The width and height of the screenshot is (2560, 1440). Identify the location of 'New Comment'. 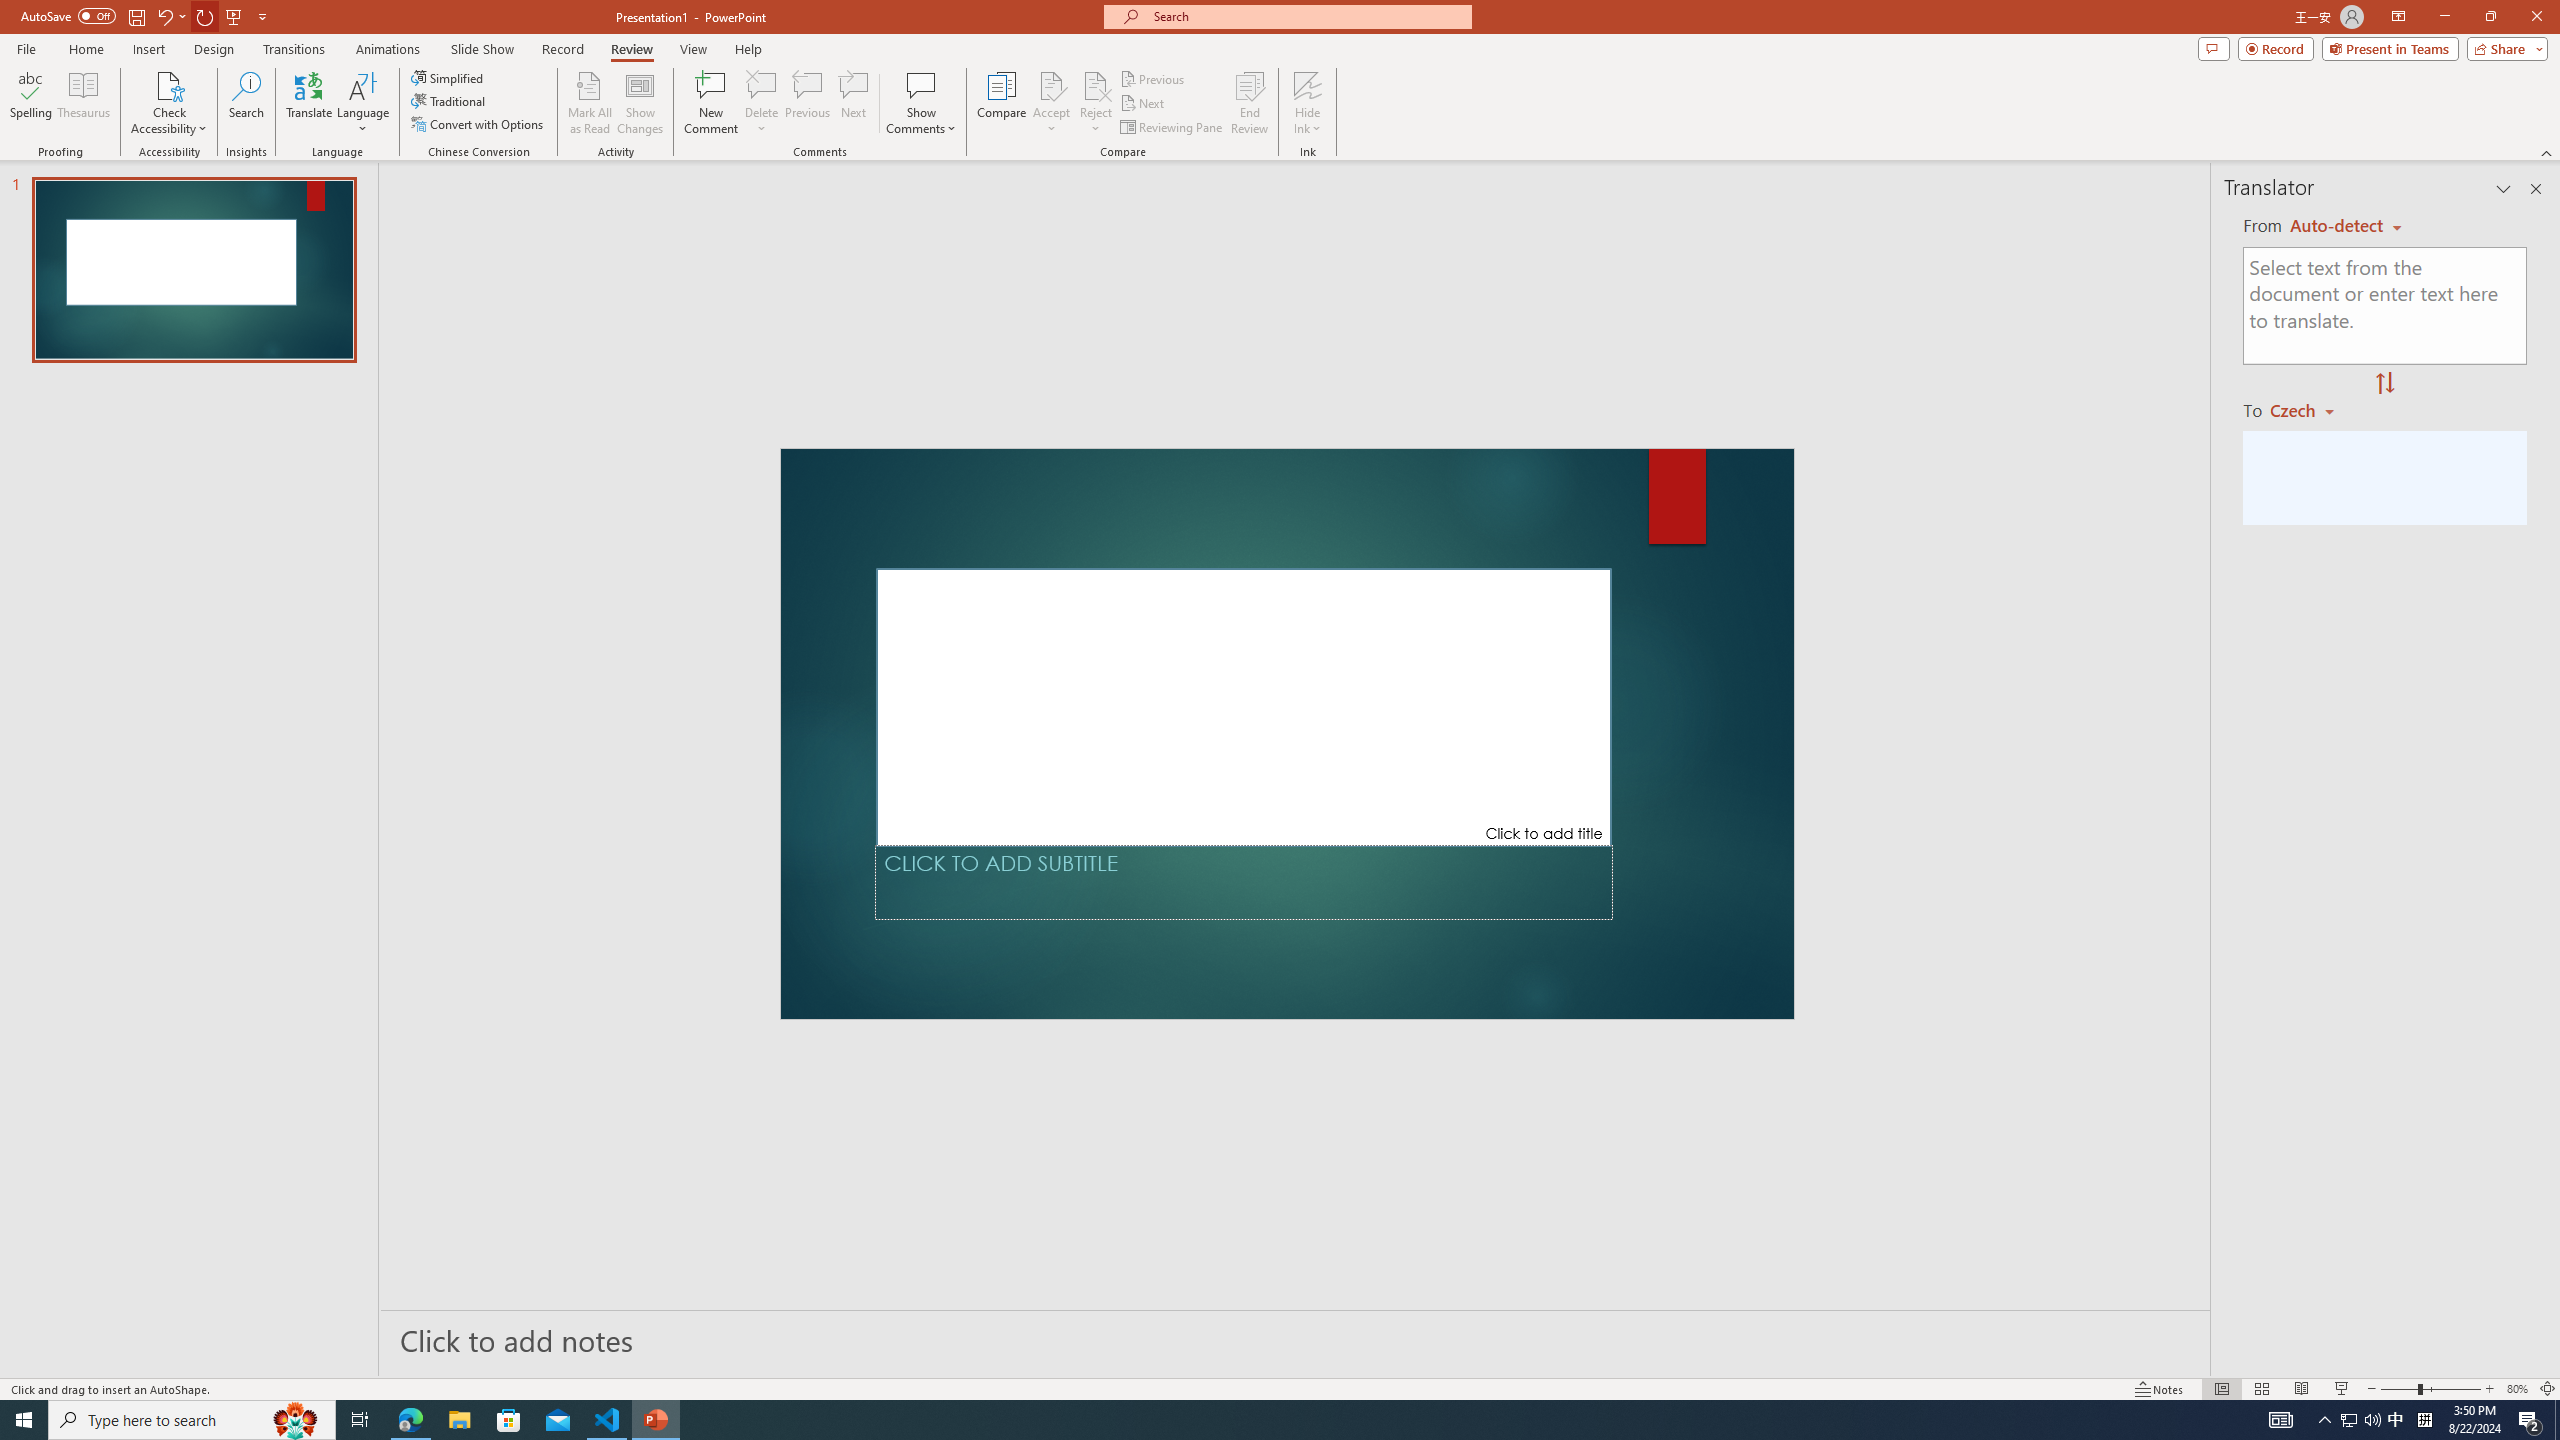
(709, 103).